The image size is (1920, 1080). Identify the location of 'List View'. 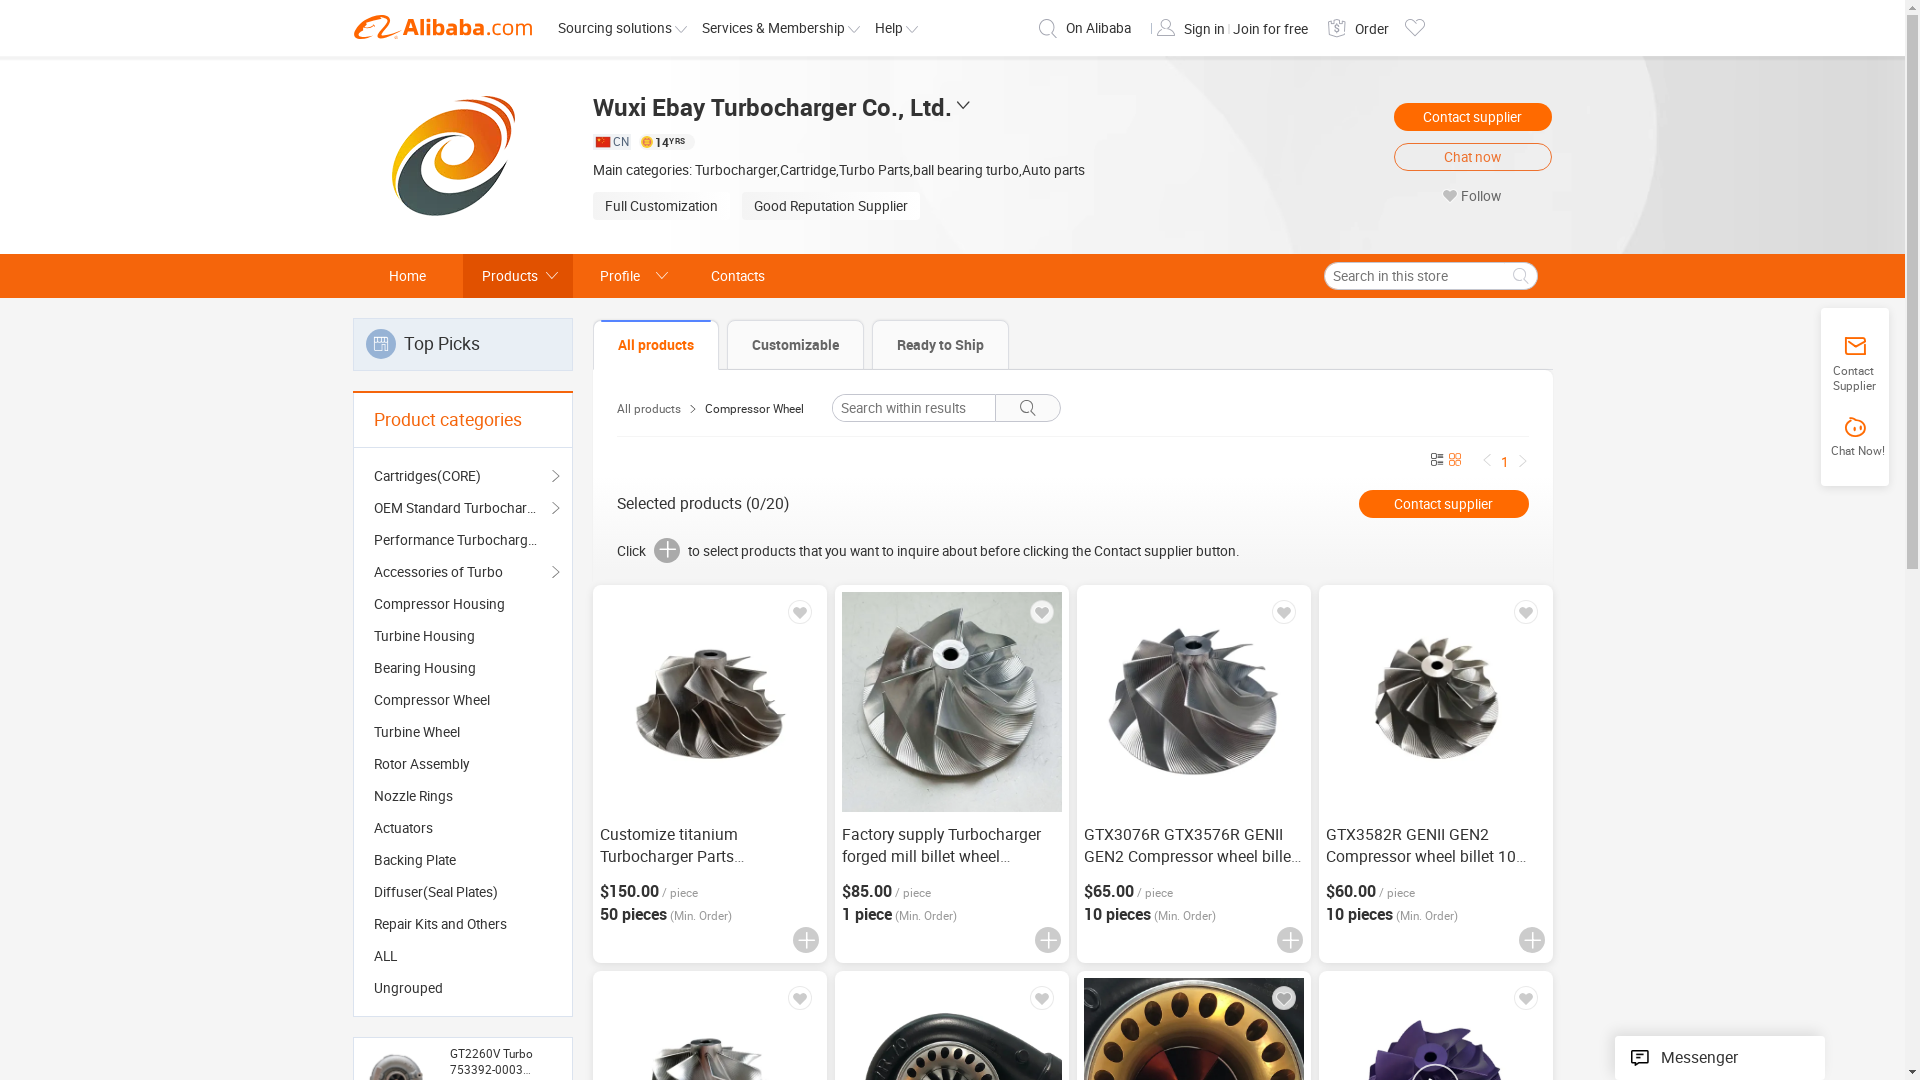
(1434, 461).